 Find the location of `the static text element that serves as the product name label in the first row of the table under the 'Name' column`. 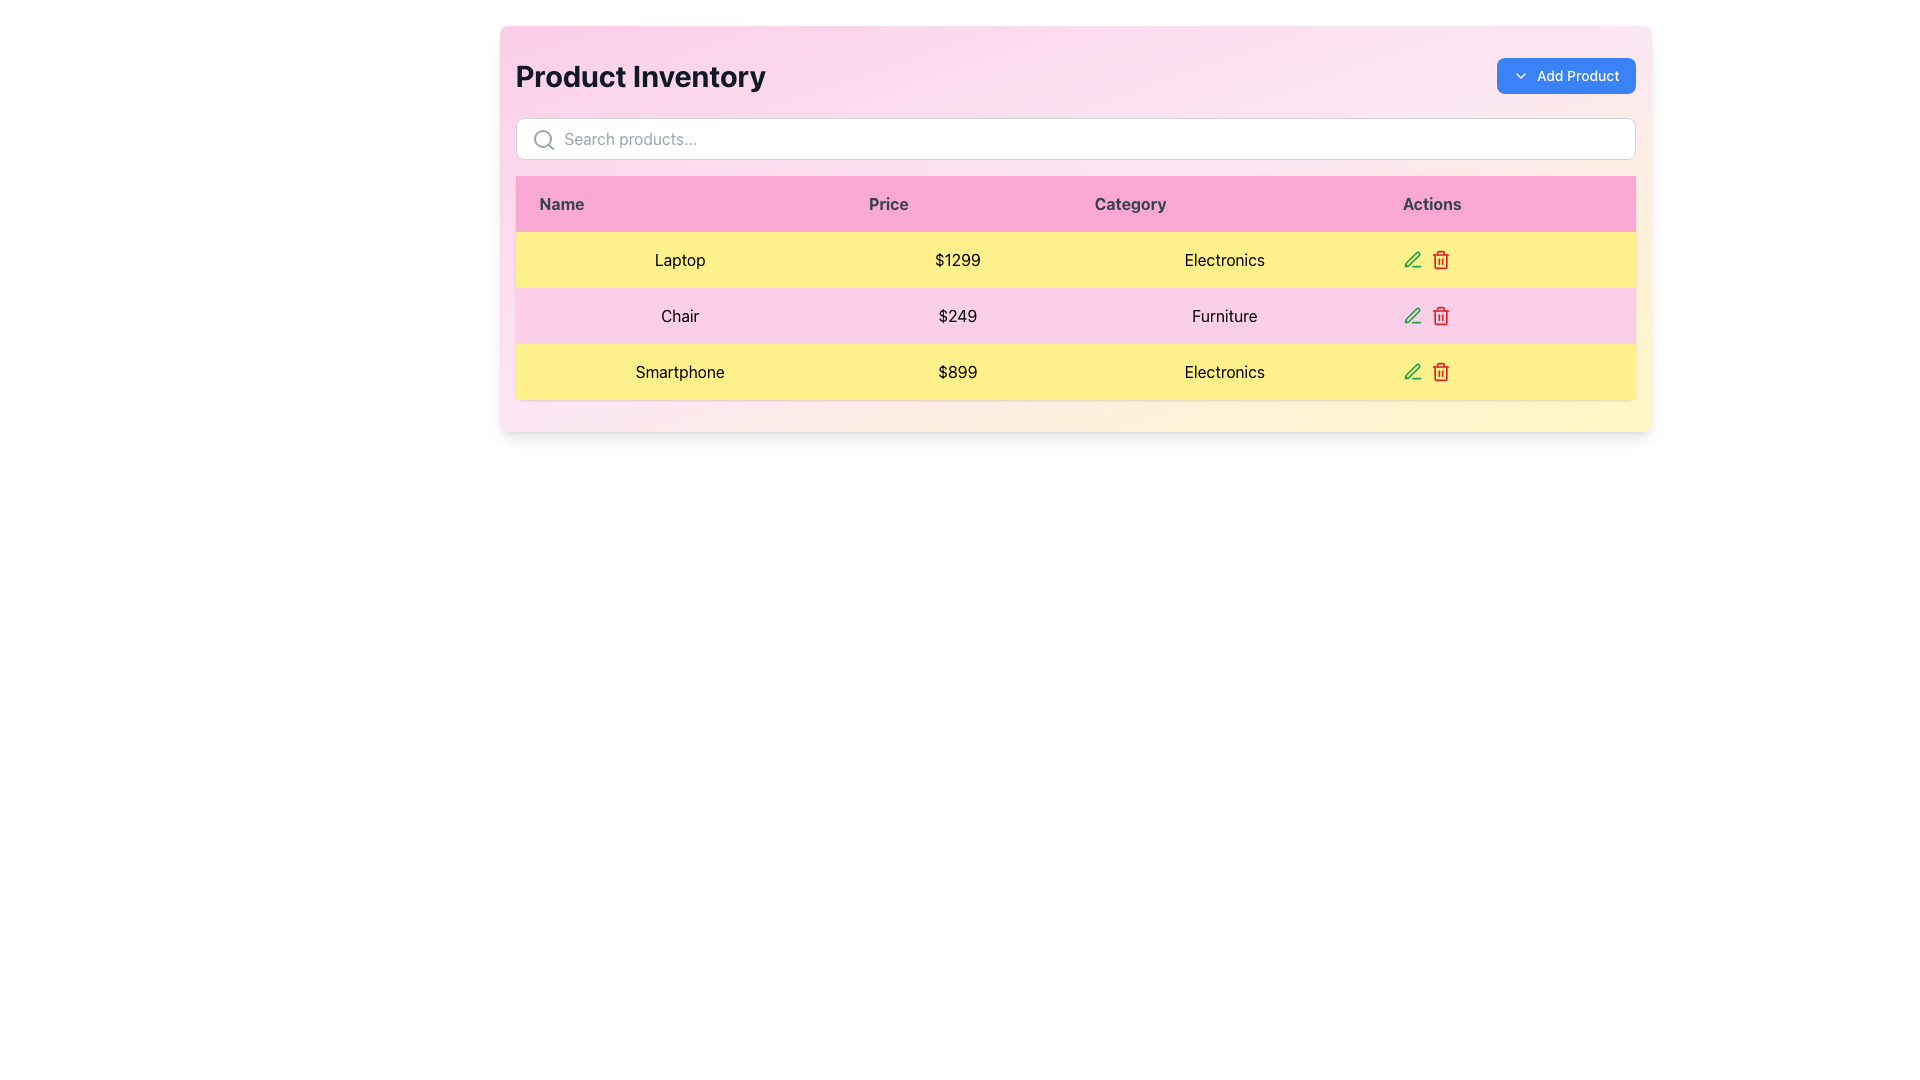

the static text element that serves as the product name label in the first row of the table under the 'Name' column is located at coordinates (680, 258).